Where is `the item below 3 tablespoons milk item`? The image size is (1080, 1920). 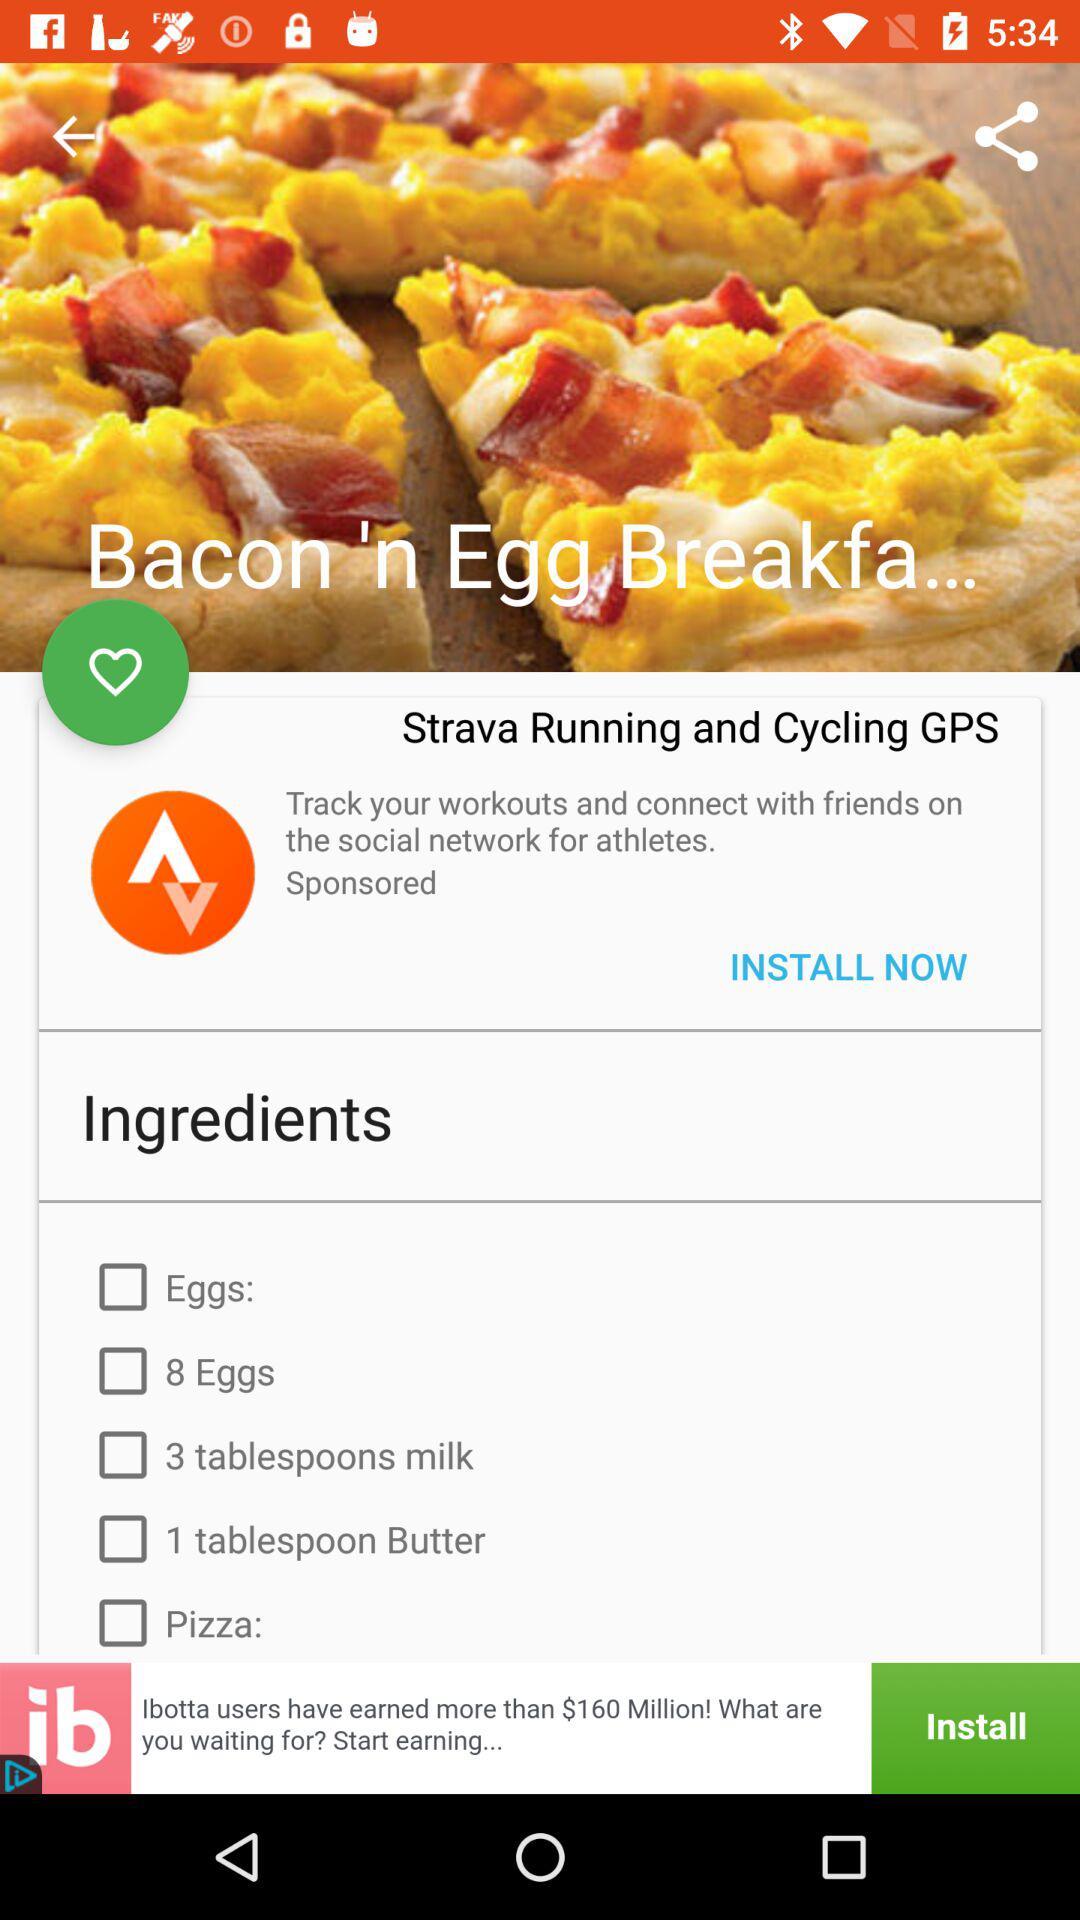
the item below 3 tablespoons milk item is located at coordinates (540, 1538).